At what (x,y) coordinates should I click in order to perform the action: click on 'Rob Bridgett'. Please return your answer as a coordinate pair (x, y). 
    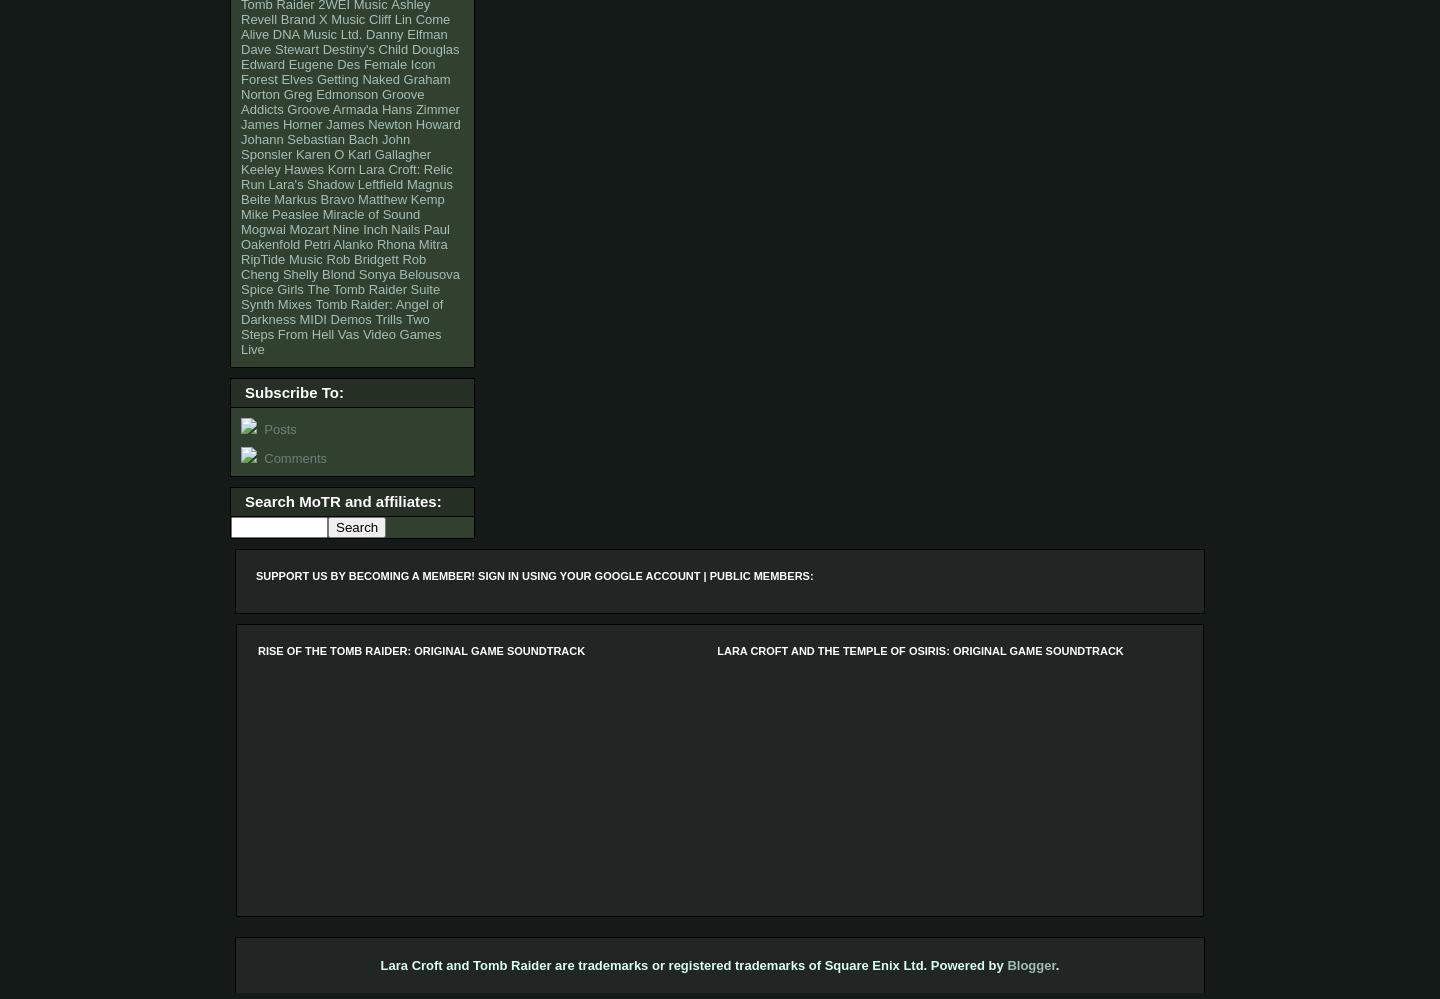
    Looking at the image, I should click on (361, 259).